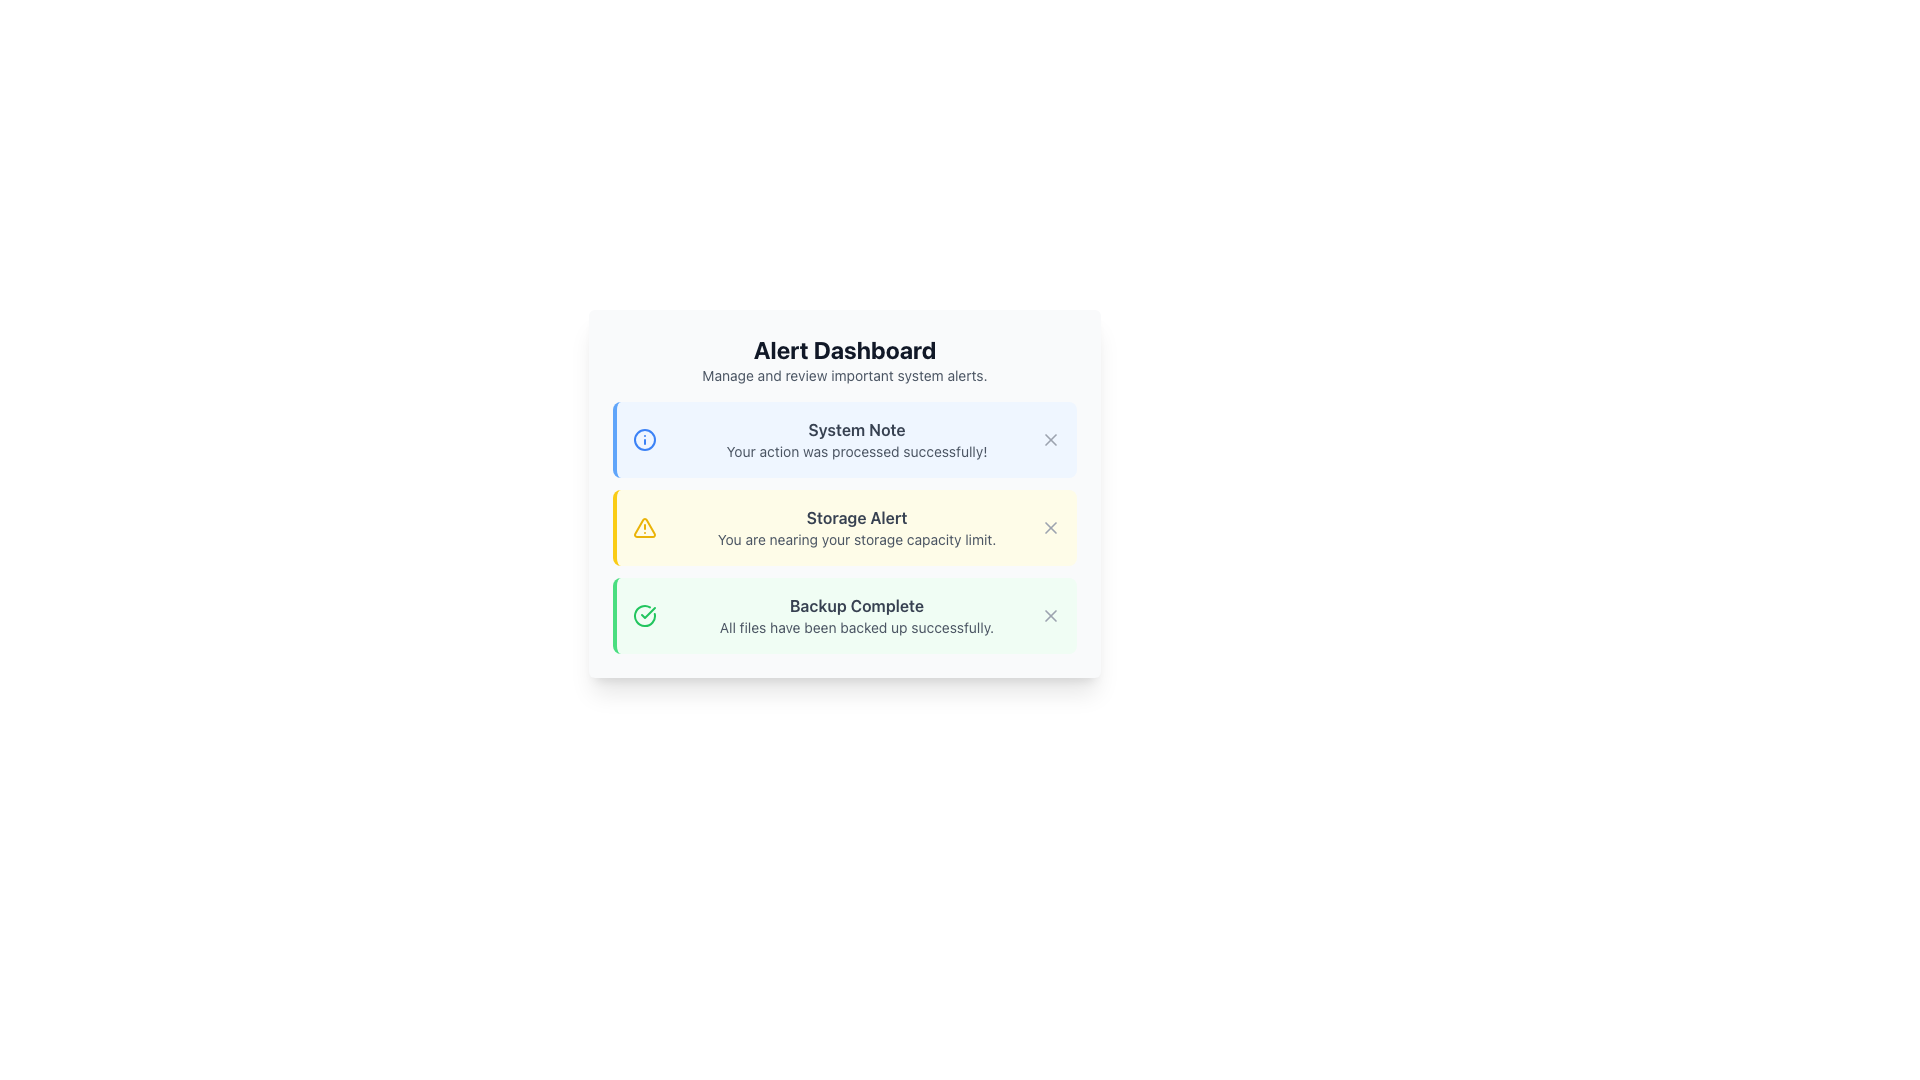  Describe the element at coordinates (844, 527) in the screenshot. I see `the 'Storage Alert' notification, which is the second alert in a vertical stack of alerts with a light yellow background and a bold title` at that location.